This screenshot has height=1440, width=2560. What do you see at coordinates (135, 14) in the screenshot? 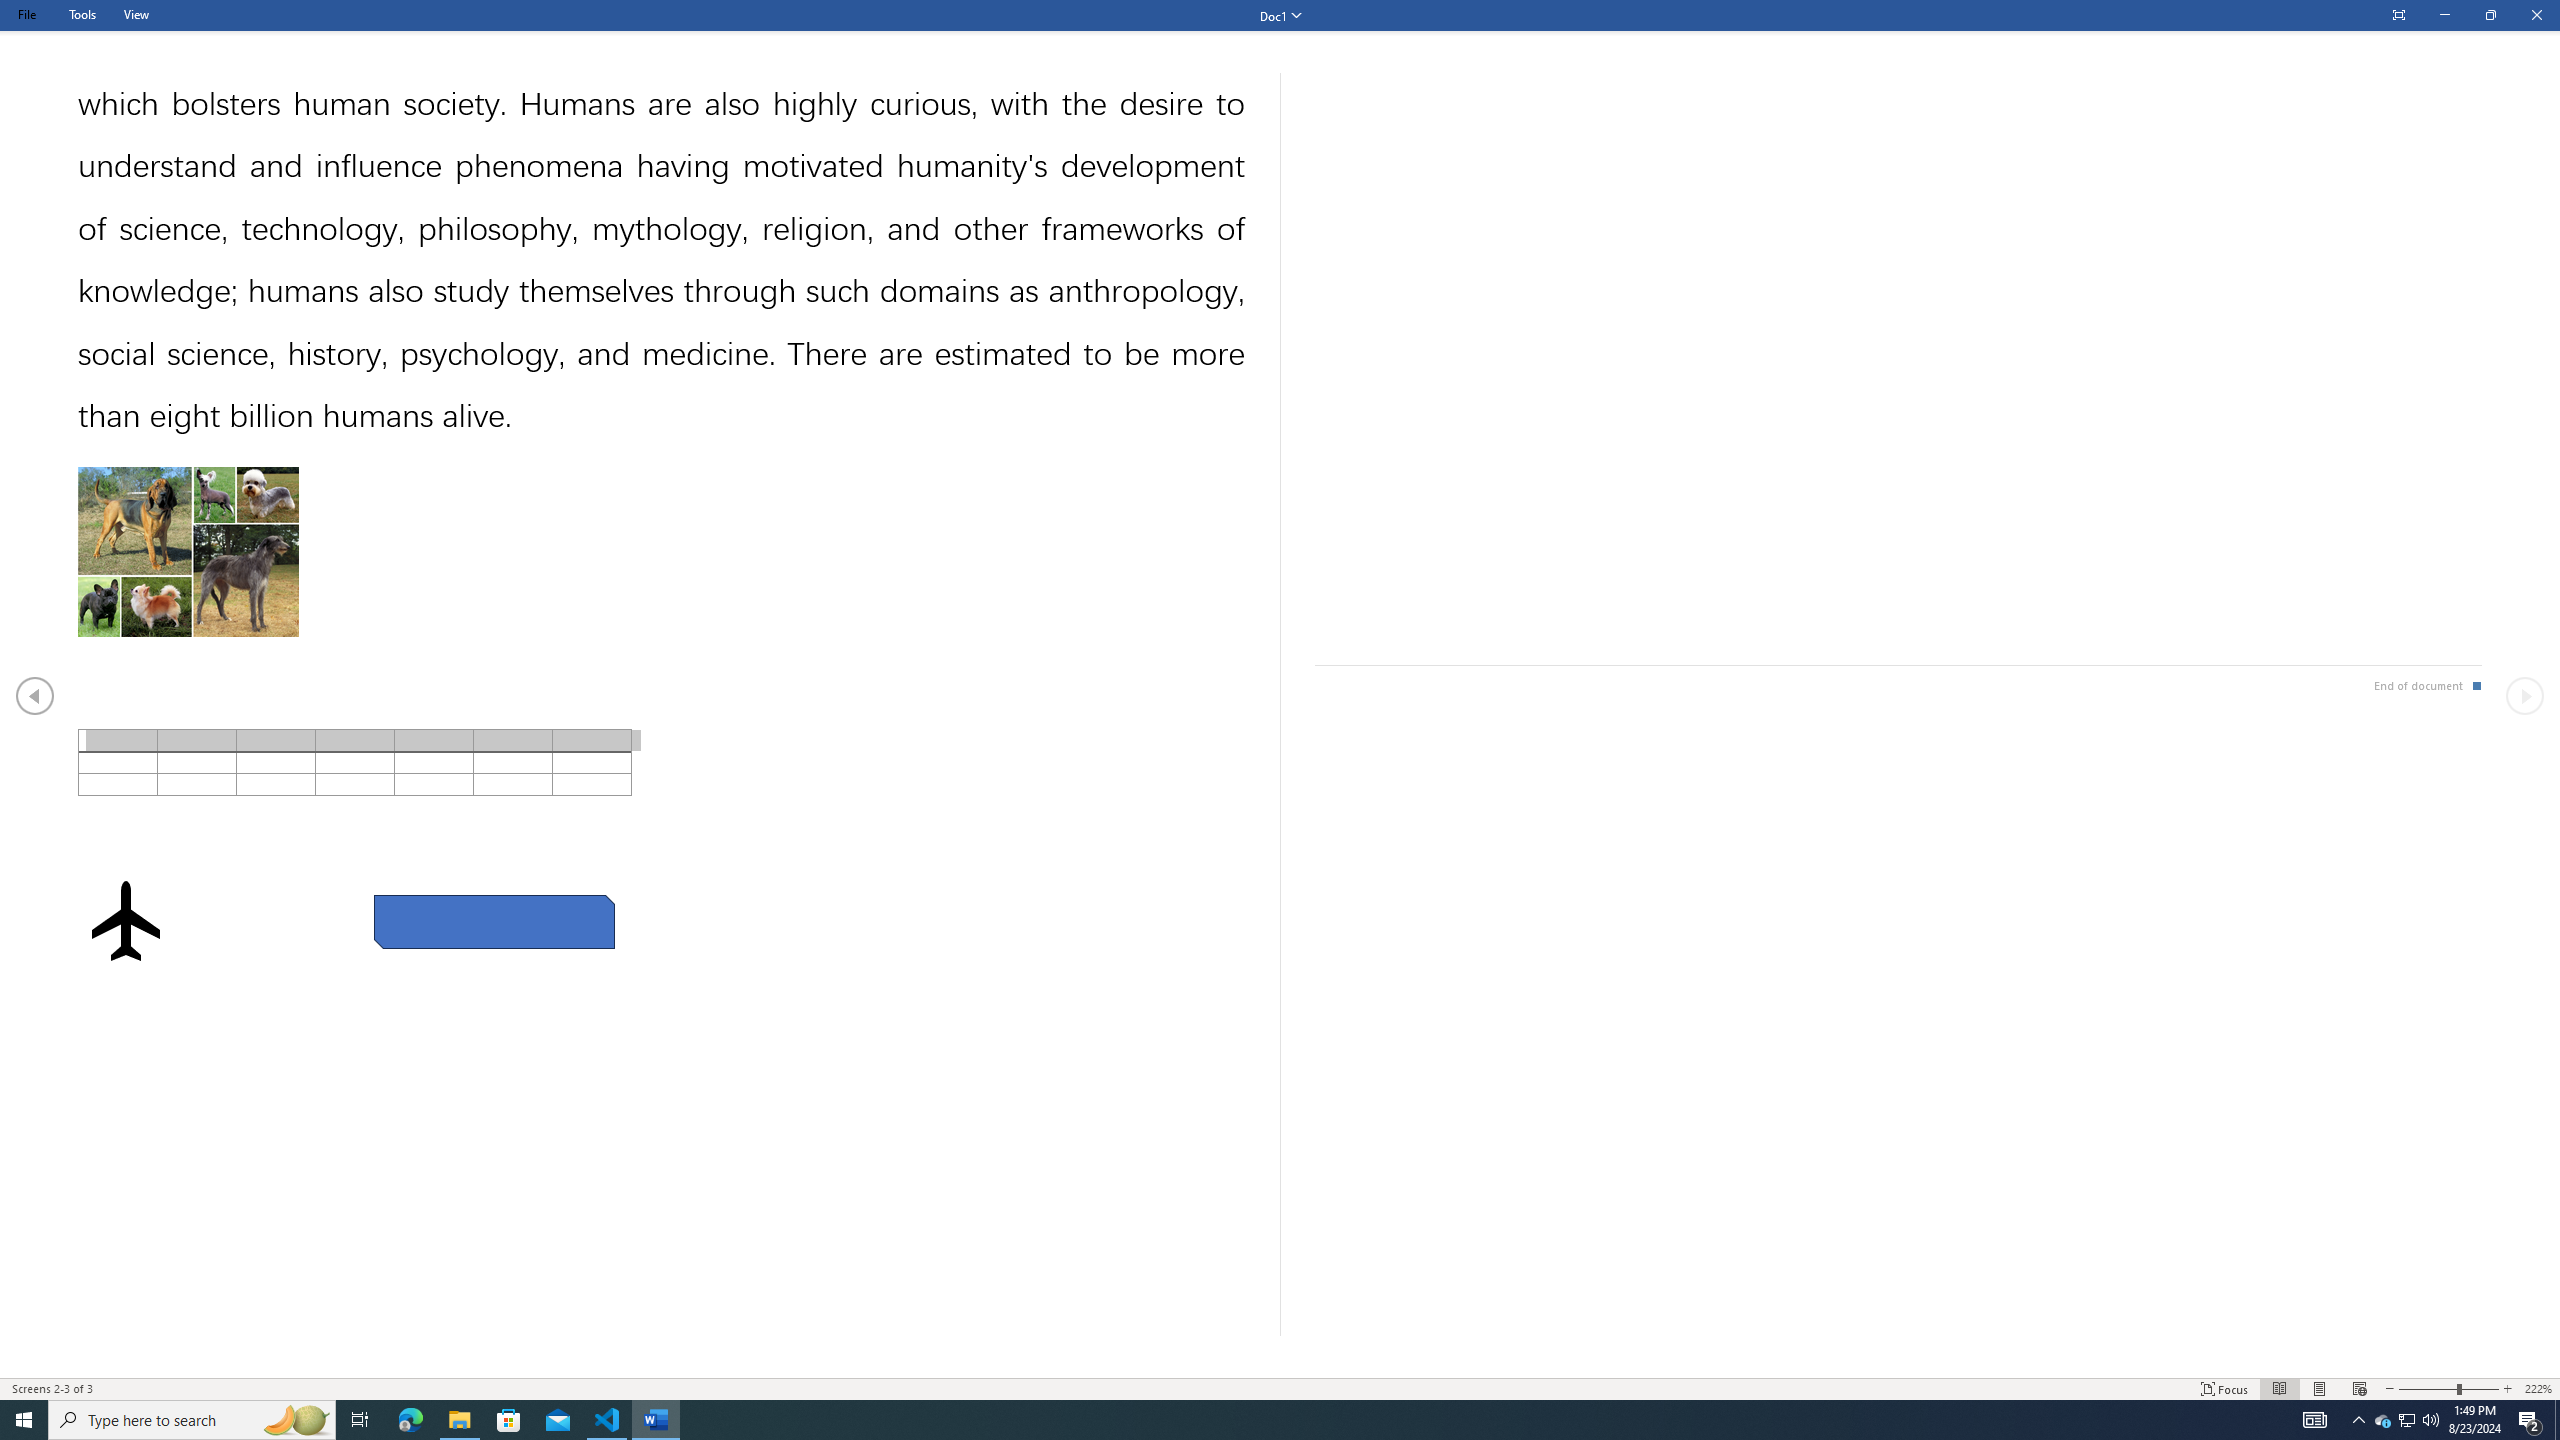
I see `'View'` at bounding box center [135, 14].